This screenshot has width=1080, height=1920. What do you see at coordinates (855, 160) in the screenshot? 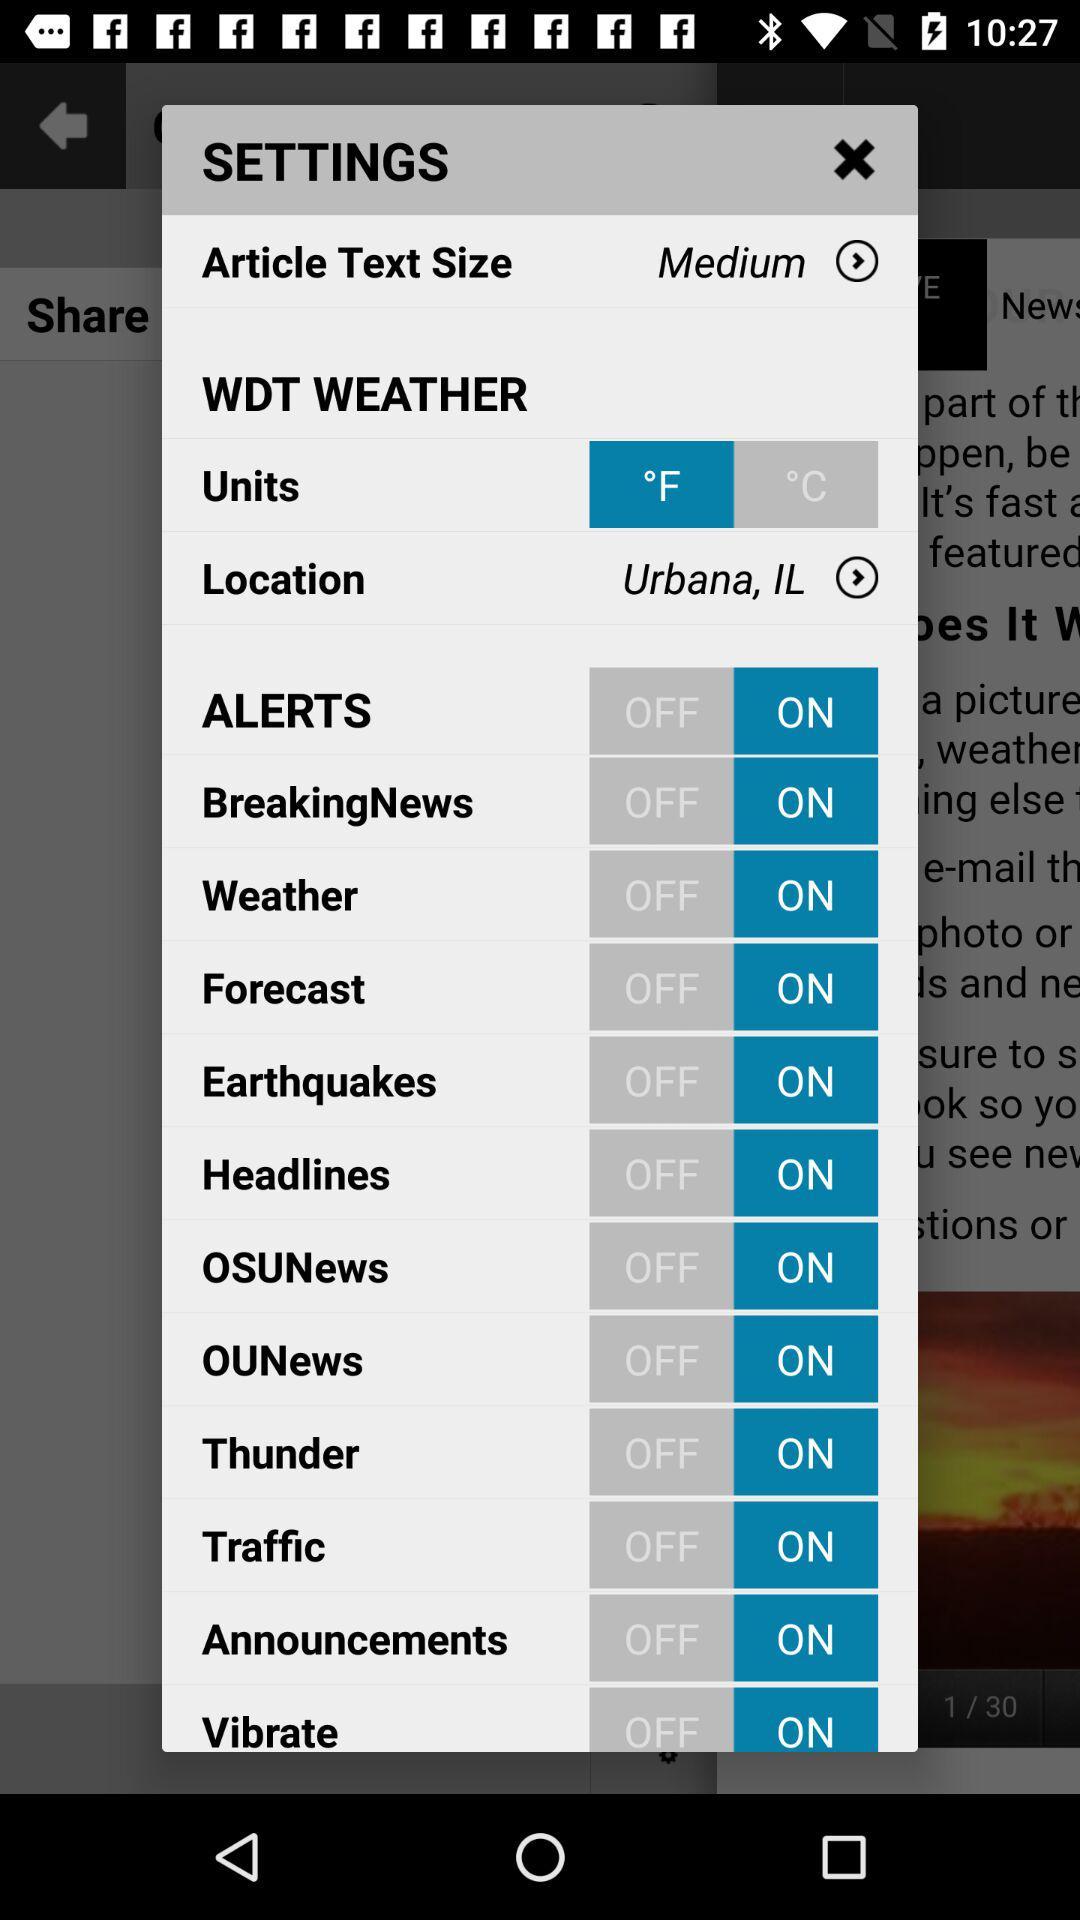
I see `close` at bounding box center [855, 160].